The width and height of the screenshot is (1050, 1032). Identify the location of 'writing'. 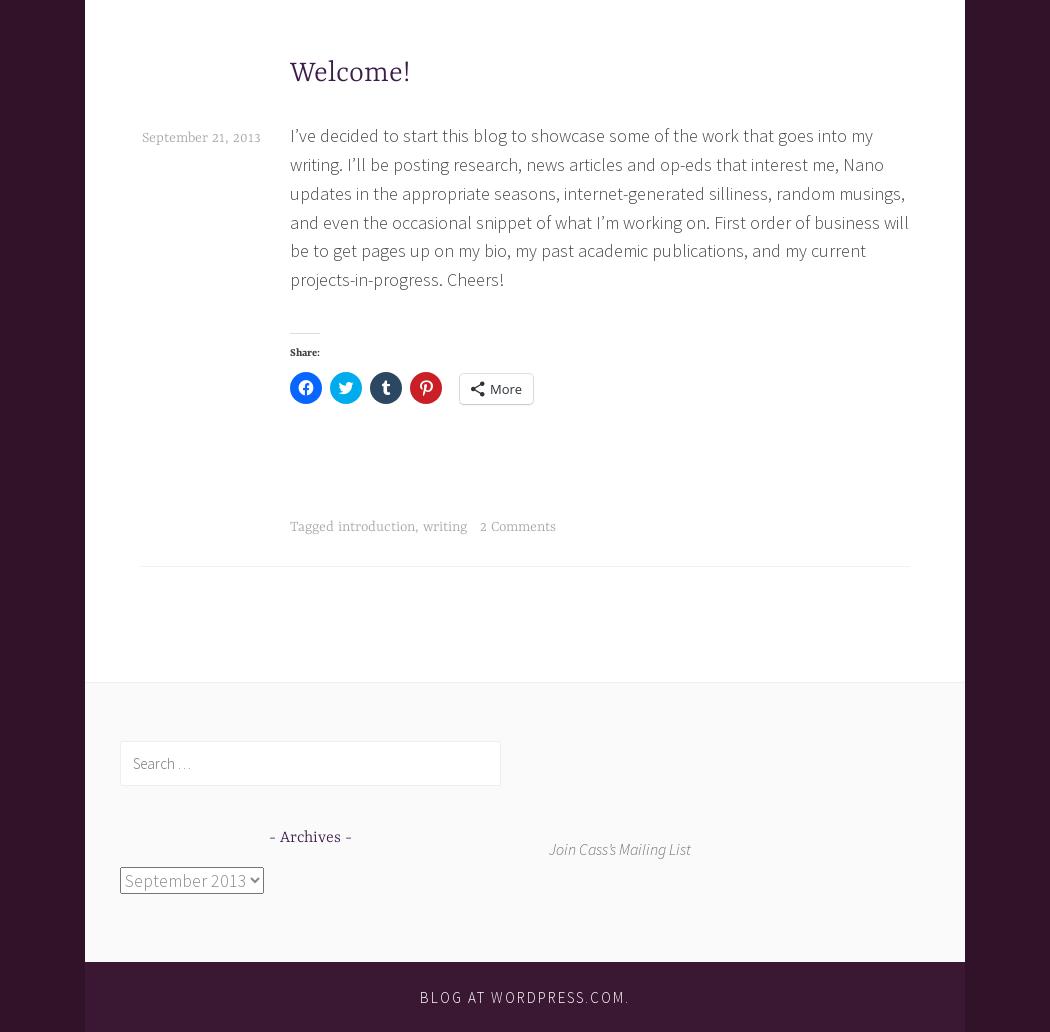
(422, 526).